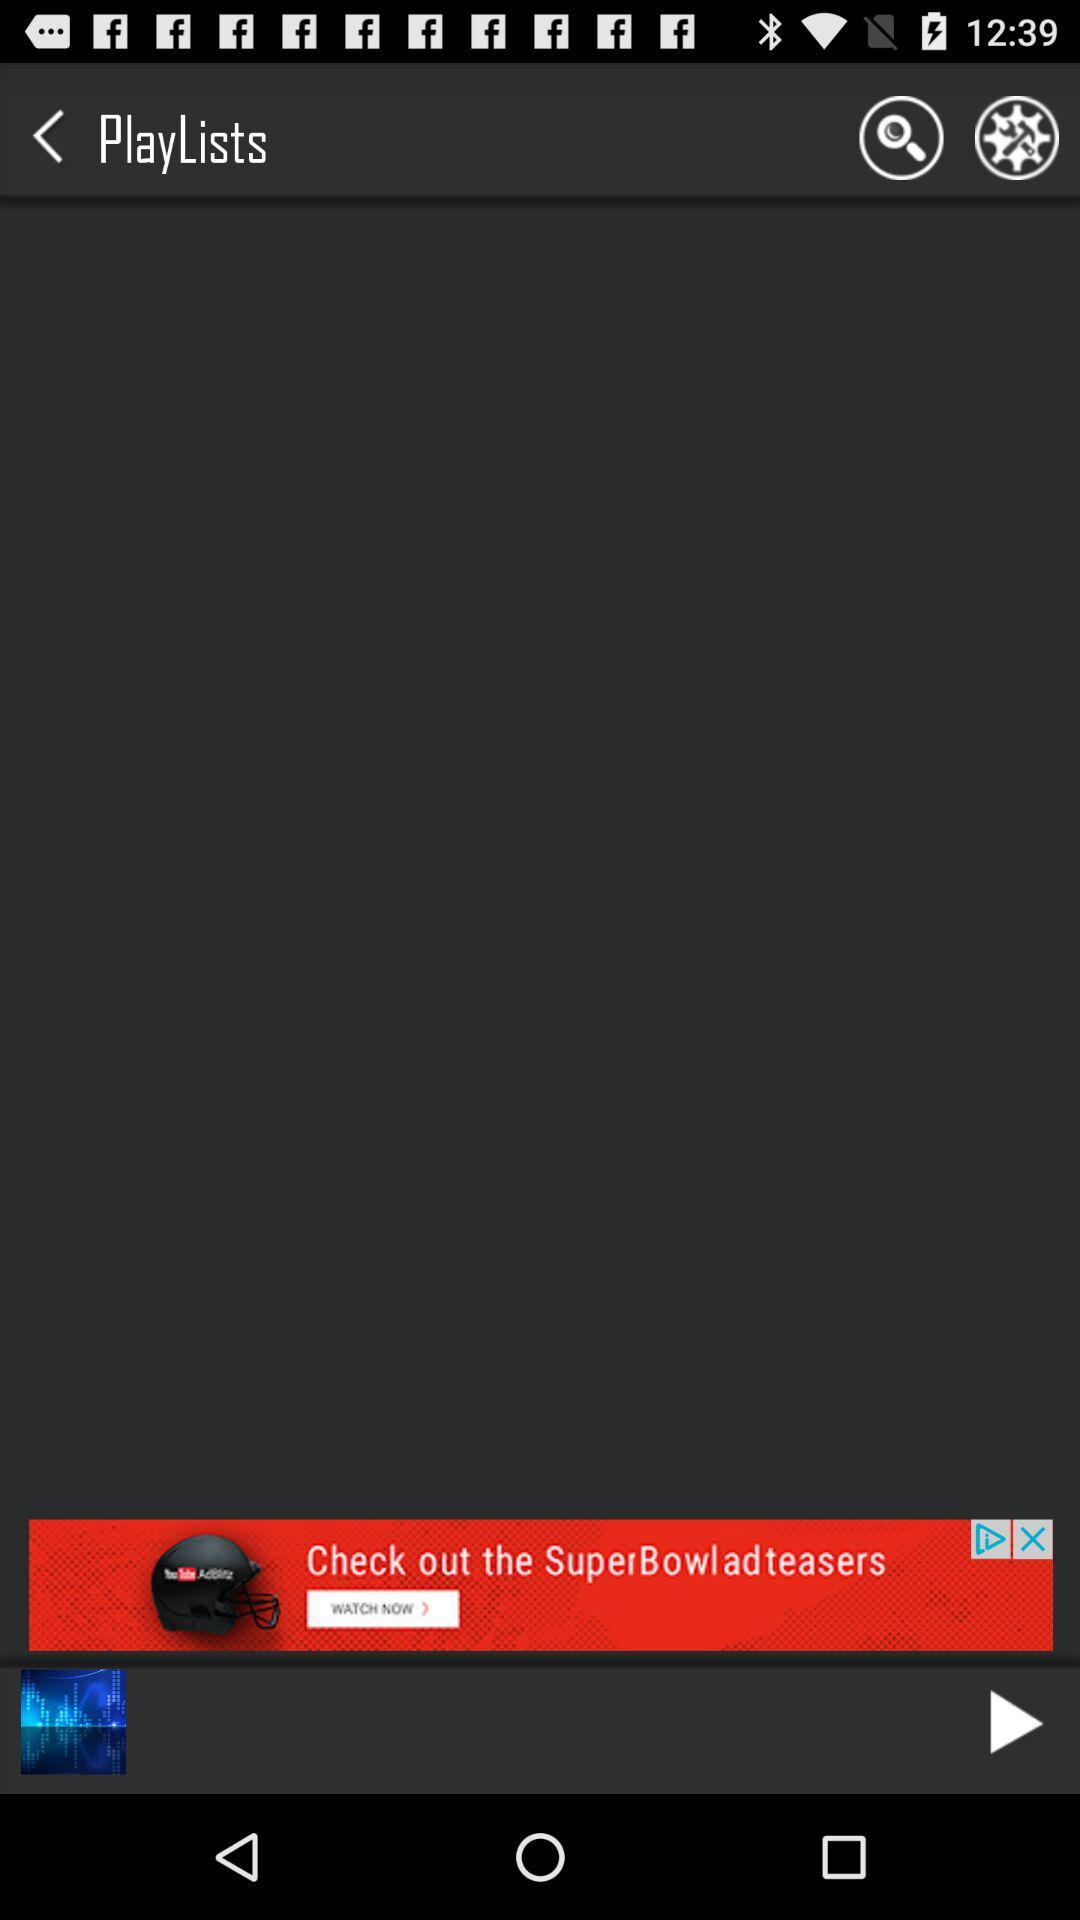  Describe the element at coordinates (1017, 1842) in the screenshot. I see `the play icon` at that location.